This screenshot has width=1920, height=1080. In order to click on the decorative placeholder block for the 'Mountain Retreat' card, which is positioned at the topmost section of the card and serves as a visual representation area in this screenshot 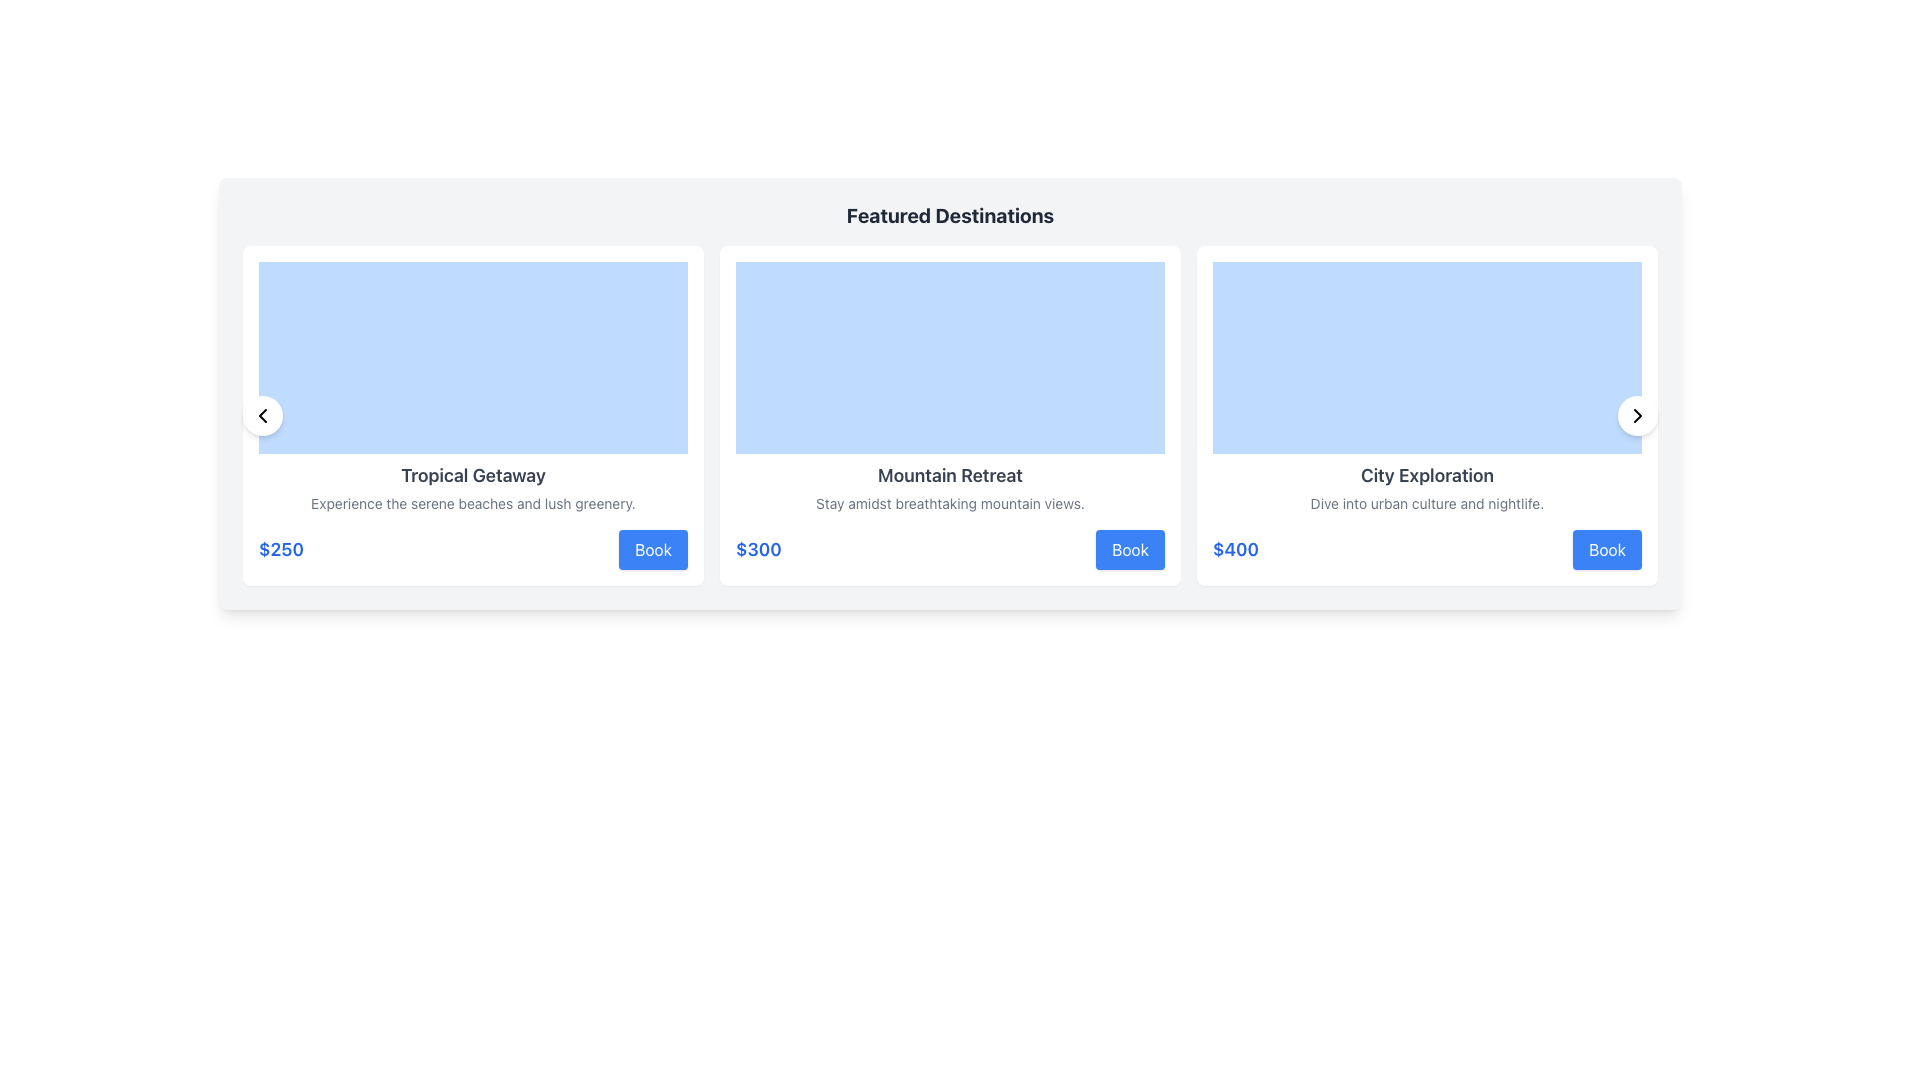, I will do `click(949, 357)`.